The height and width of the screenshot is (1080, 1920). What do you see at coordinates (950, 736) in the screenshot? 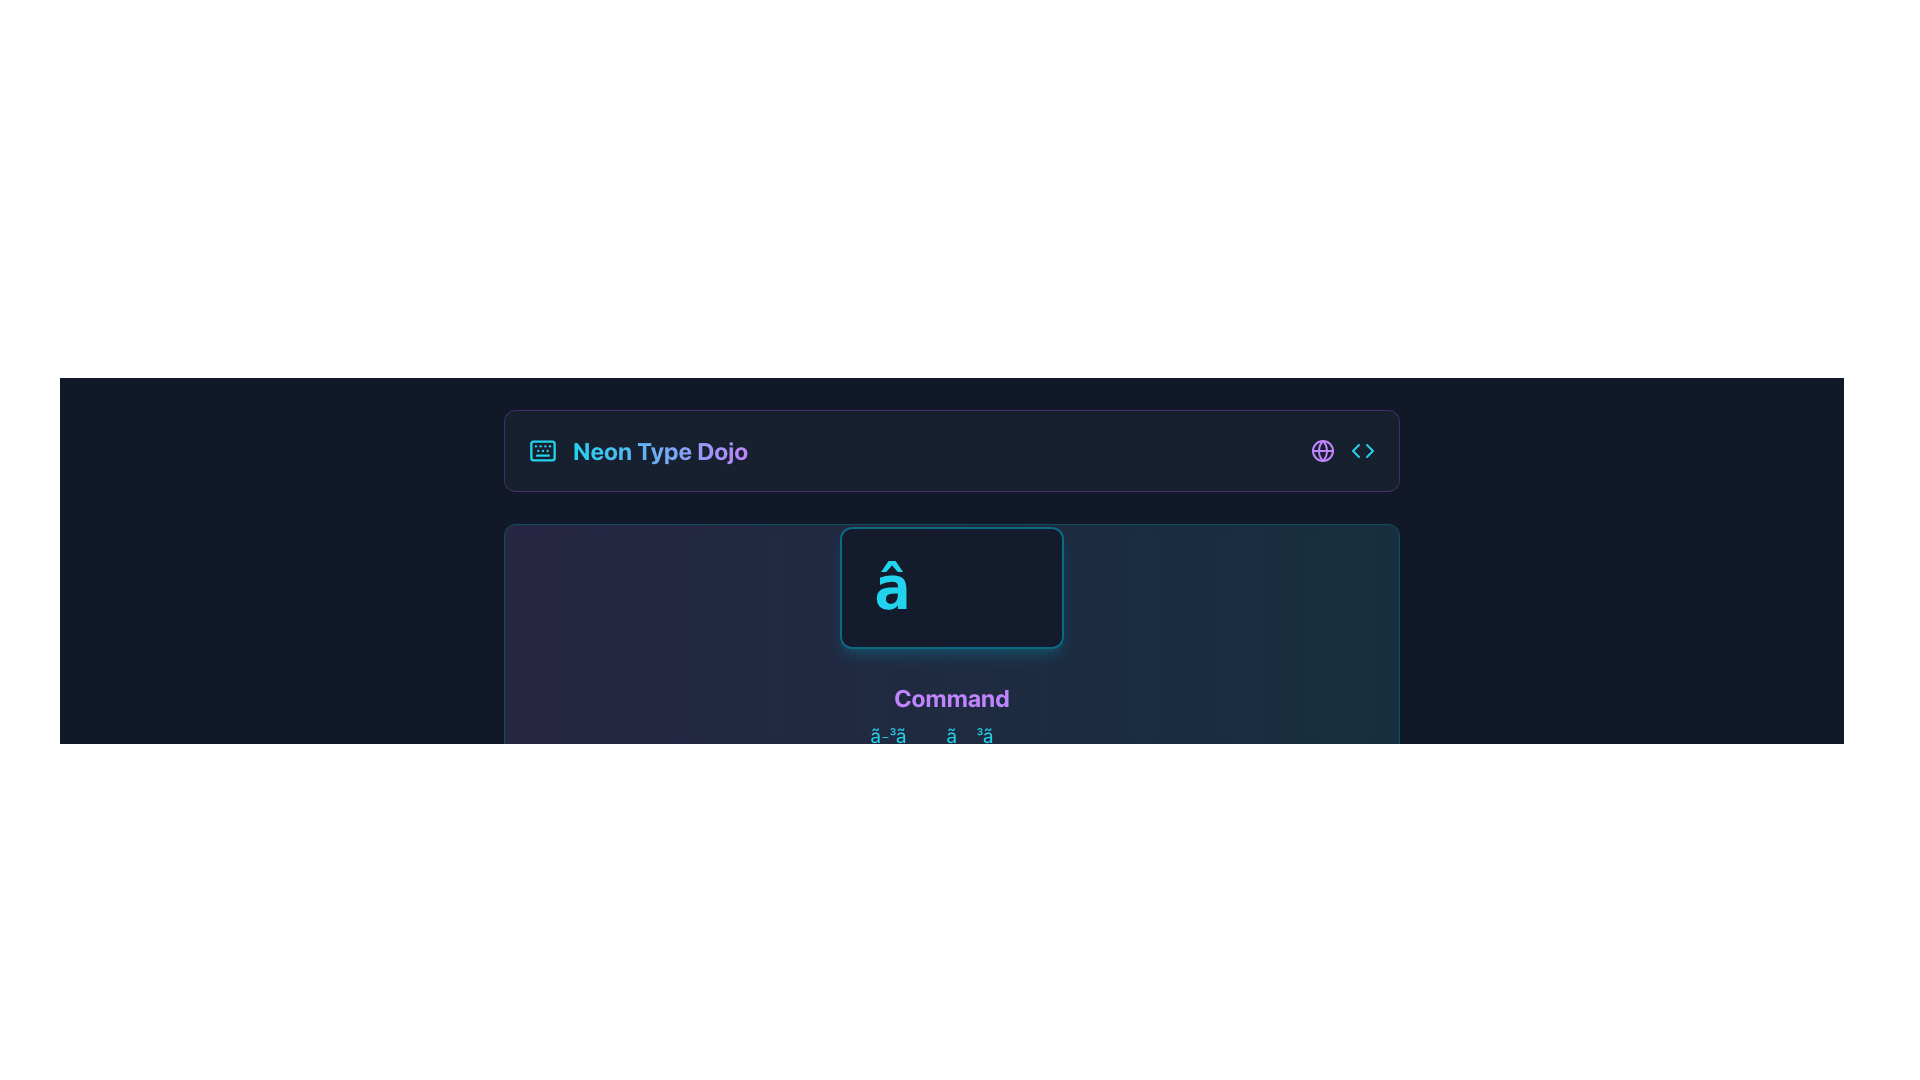
I see `the second text block rendered in large cyan font, located centrally beneath the purple 'Command' label in the lower part of the interface` at bounding box center [950, 736].